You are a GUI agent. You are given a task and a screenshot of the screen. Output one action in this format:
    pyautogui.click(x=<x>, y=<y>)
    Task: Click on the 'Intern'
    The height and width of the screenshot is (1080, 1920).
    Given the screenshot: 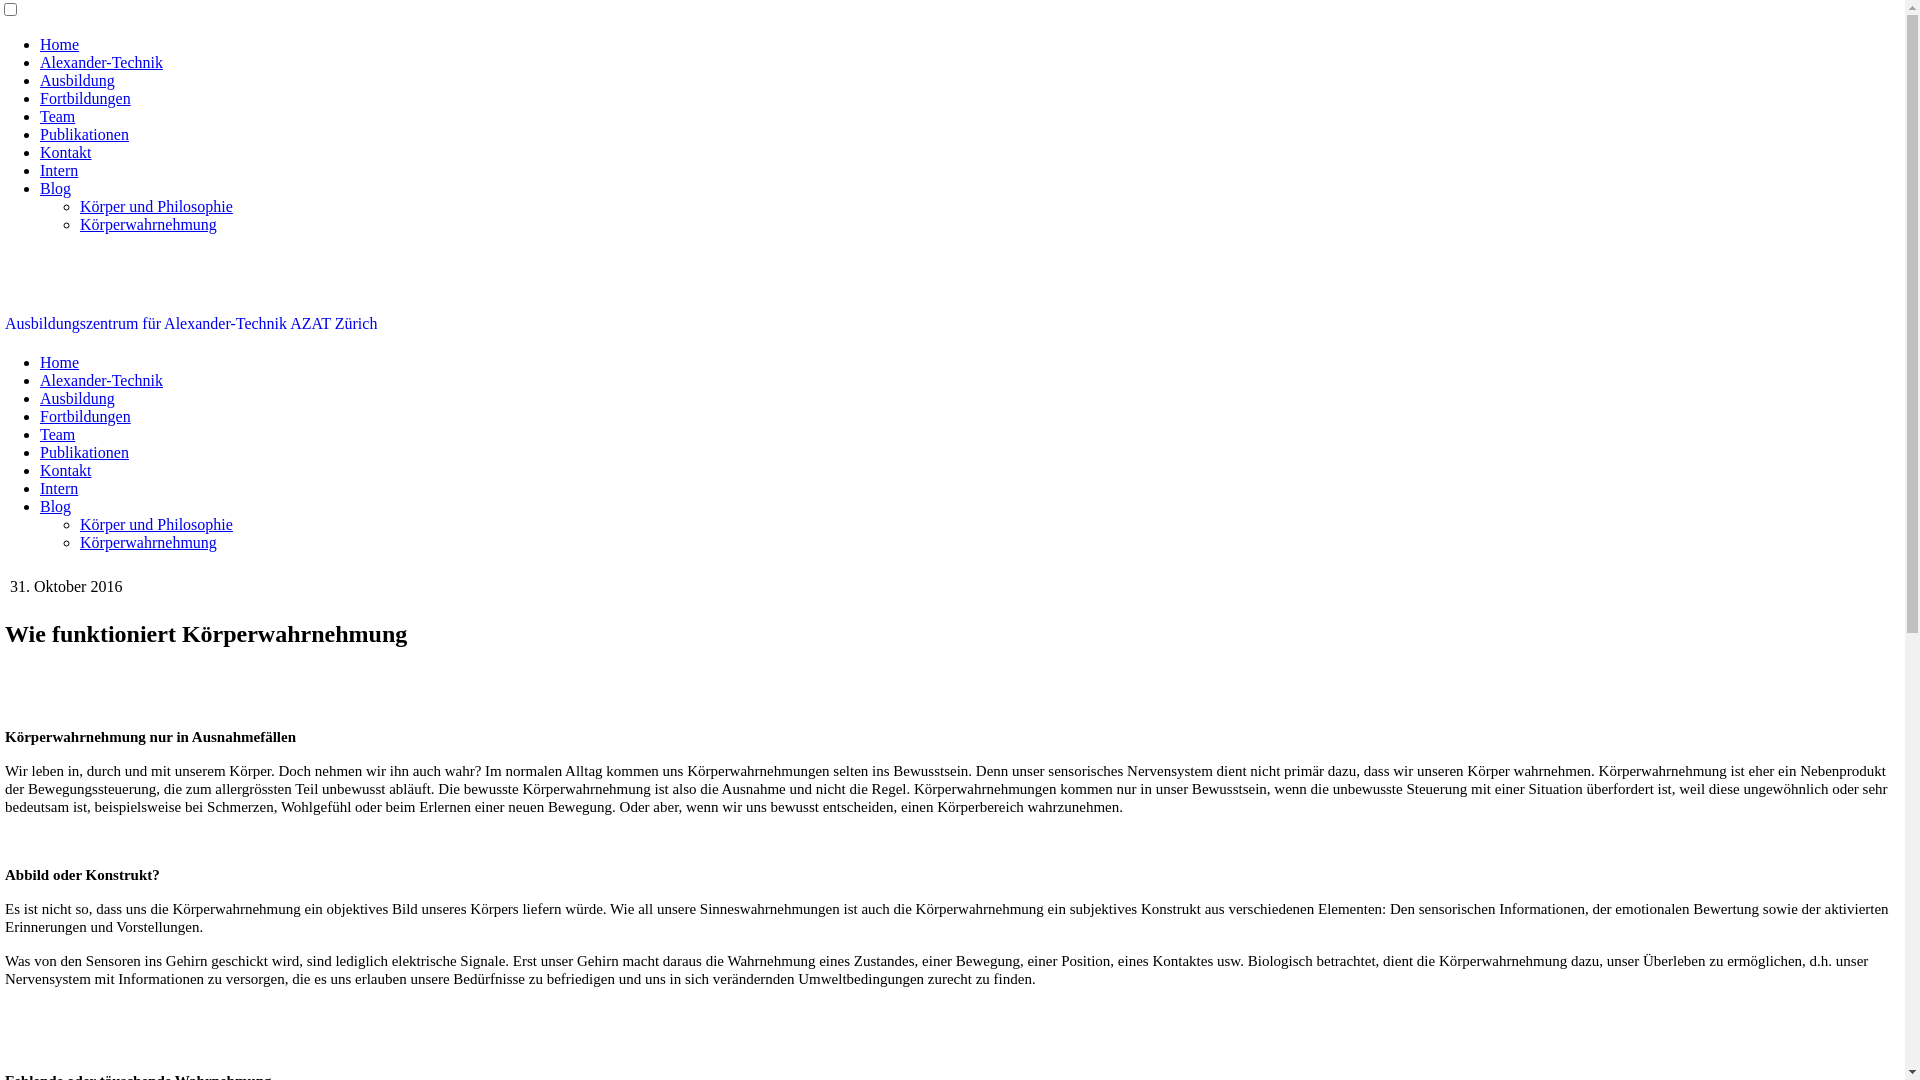 What is the action you would take?
    pyautogui.click(x=58, y=488)
    